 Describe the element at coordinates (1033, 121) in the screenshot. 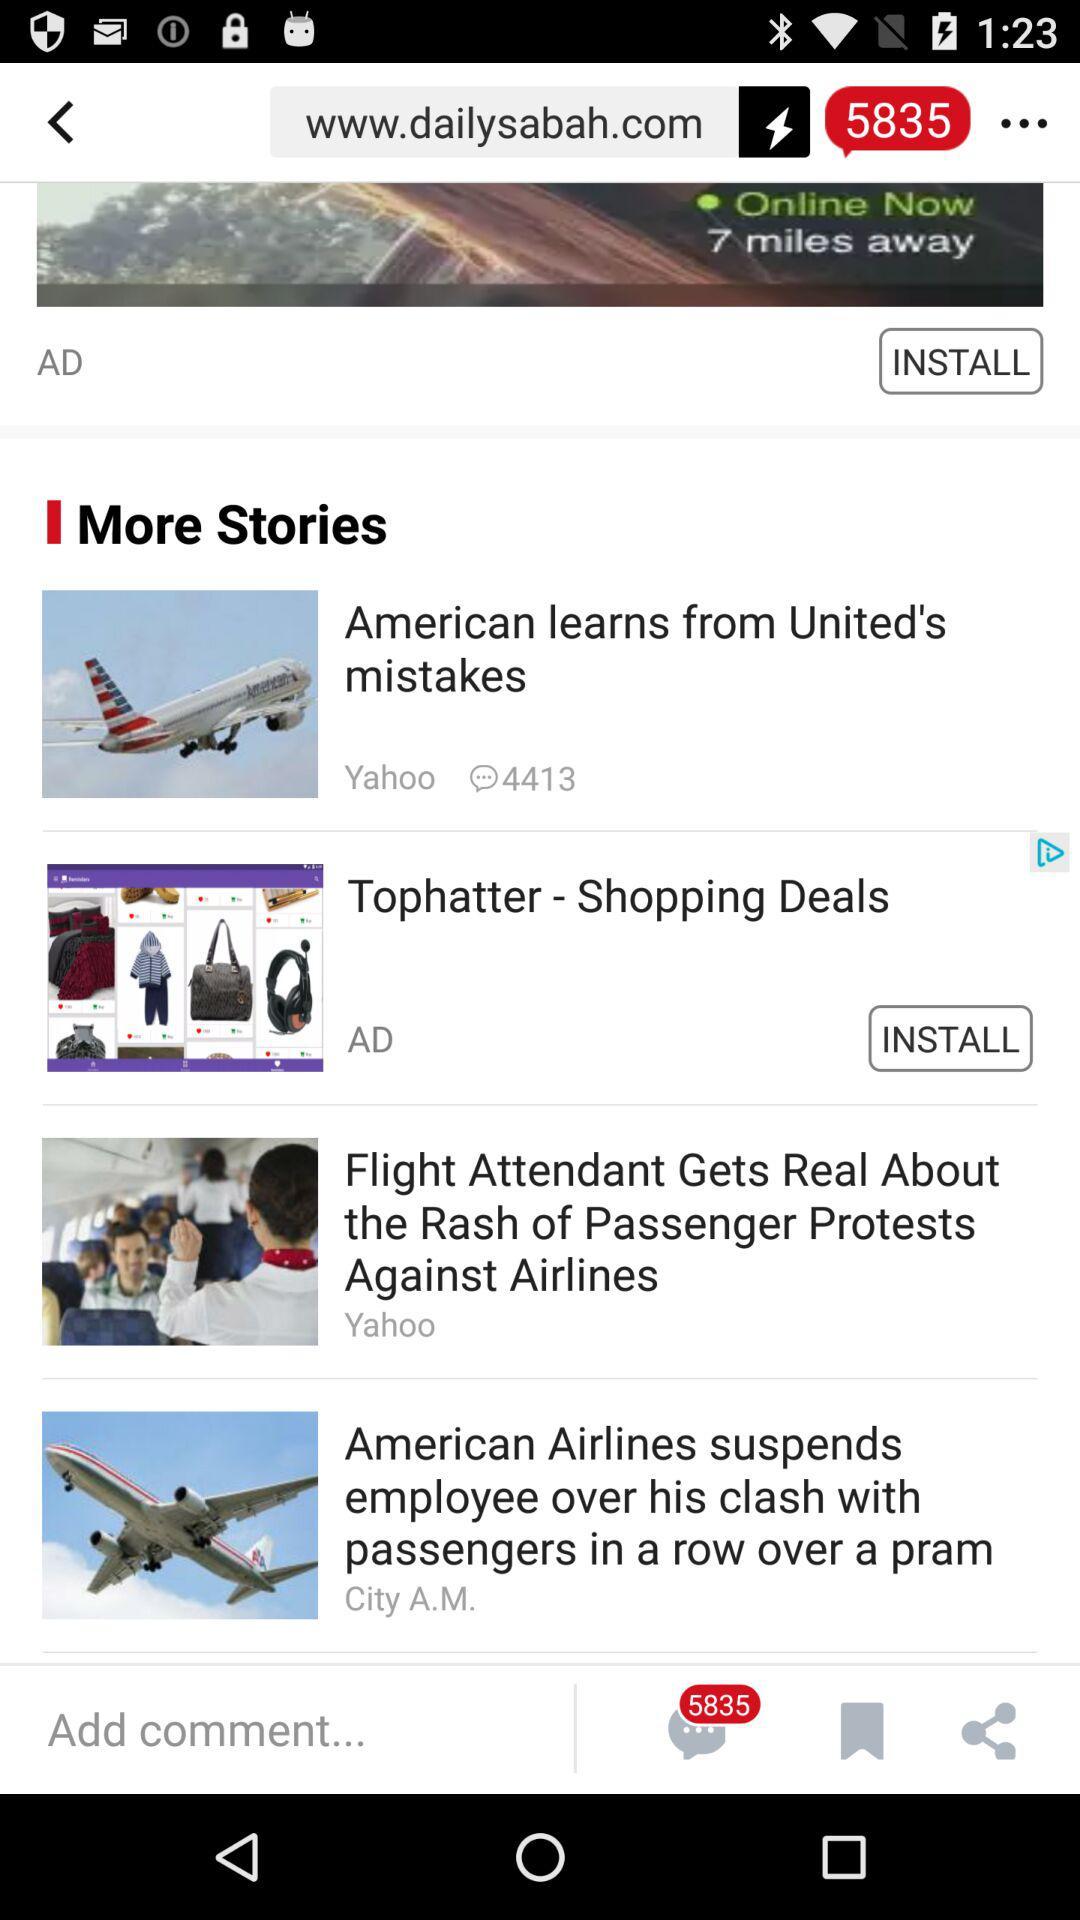

I see `more button at top right` at that location.